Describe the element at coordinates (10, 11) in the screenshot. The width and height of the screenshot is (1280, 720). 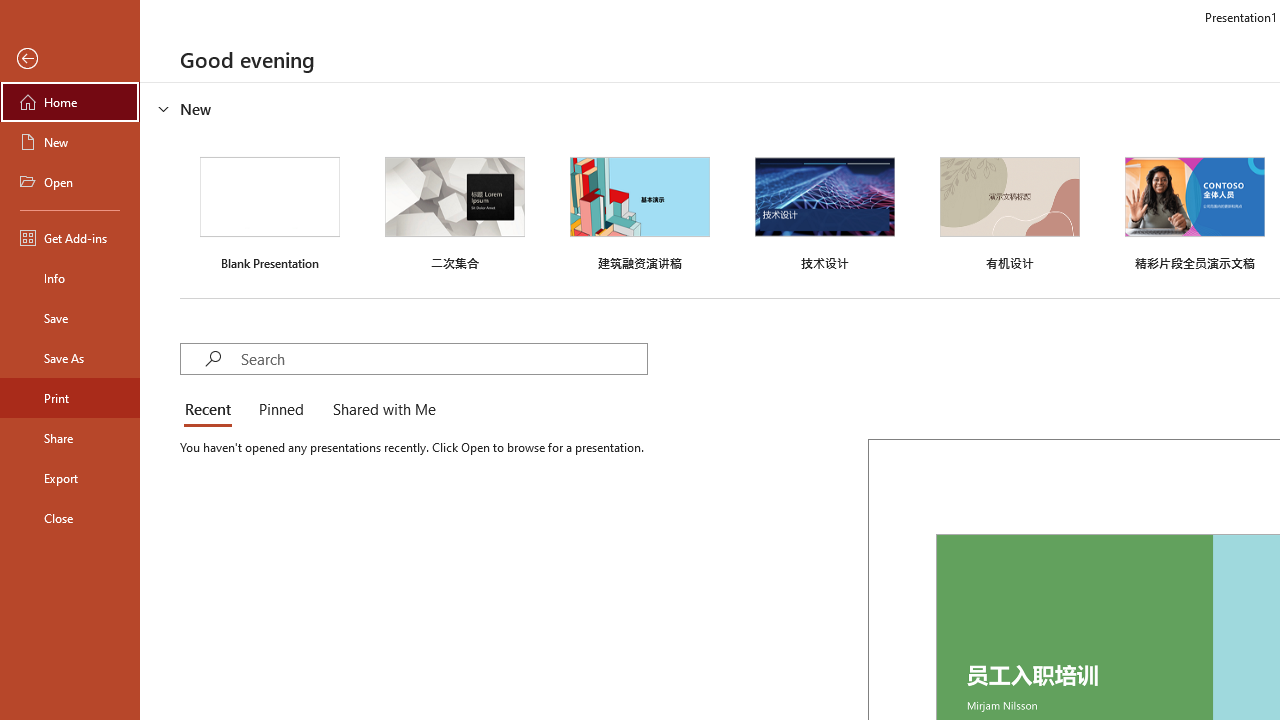
I see `'System'` at that location.